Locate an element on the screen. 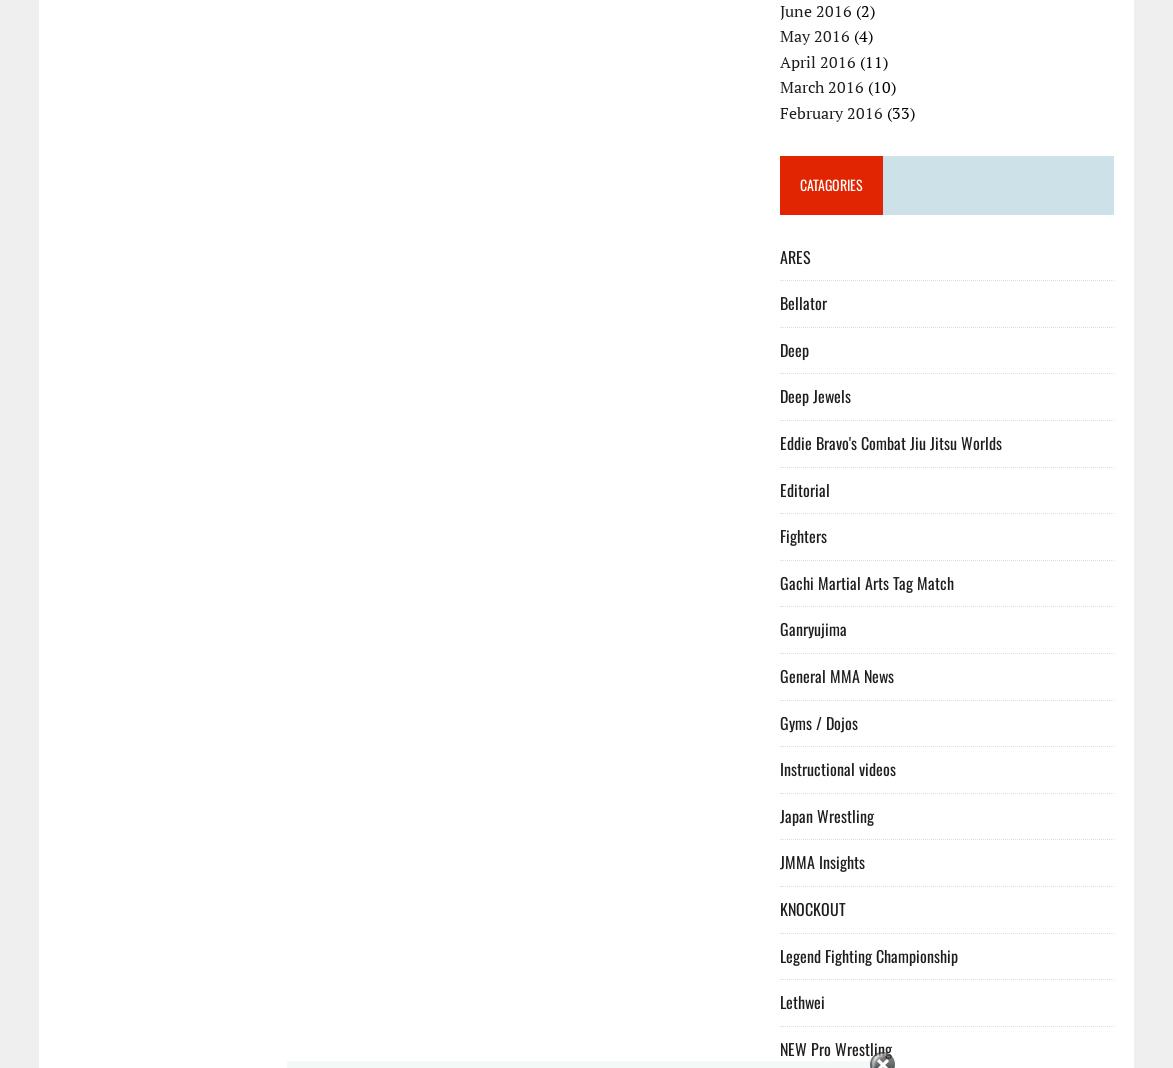  'Eddie Bravo's Combat Jiu Jitsu Worlds' is located at coordinates (891, 443).